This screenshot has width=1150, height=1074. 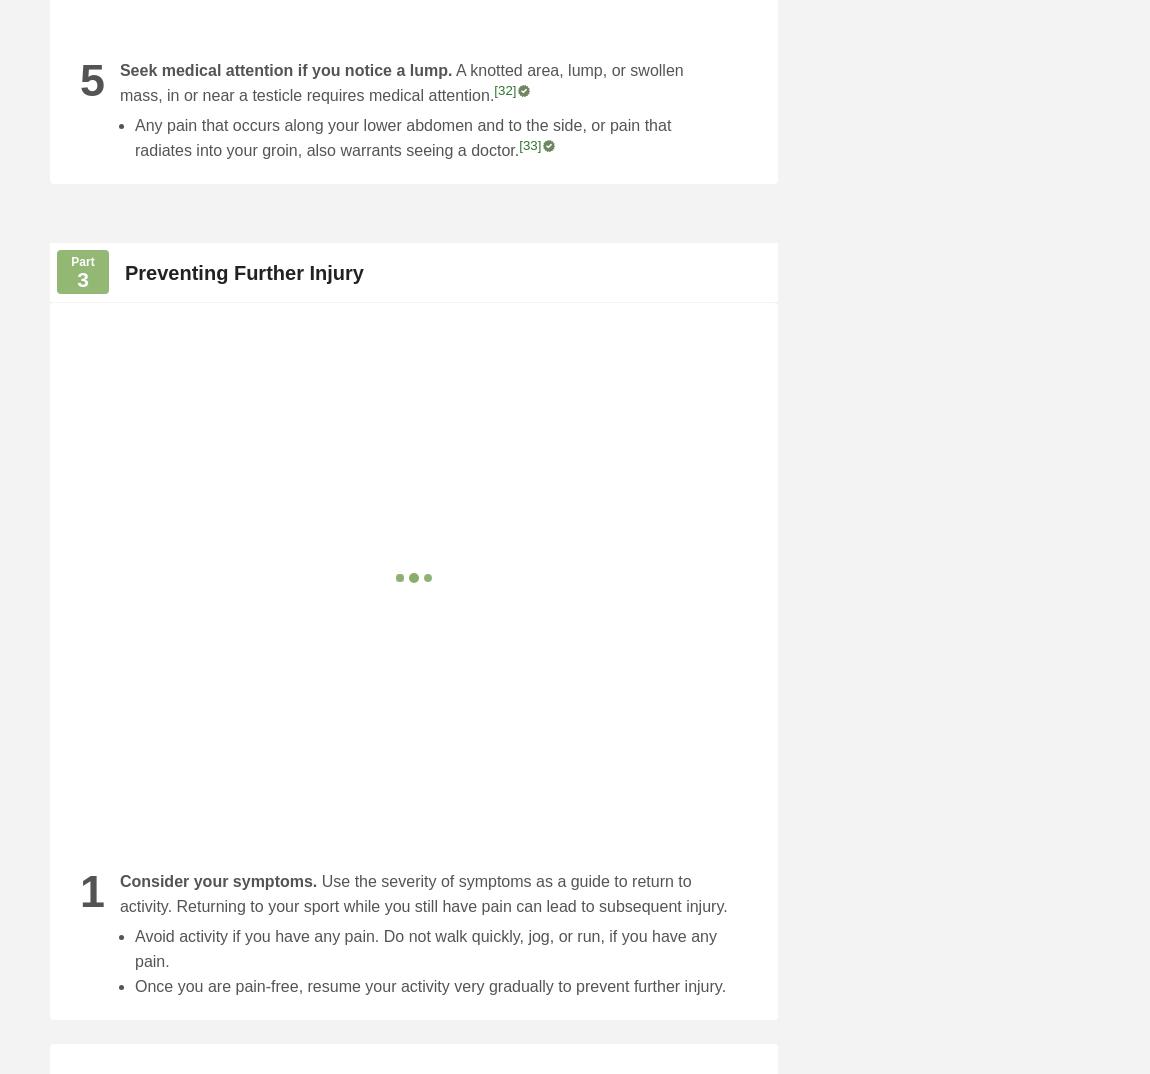 What do you see at coordinates (530, 144) in the screenshot?
I see `'[33]'` at bounding box center [530, 144].